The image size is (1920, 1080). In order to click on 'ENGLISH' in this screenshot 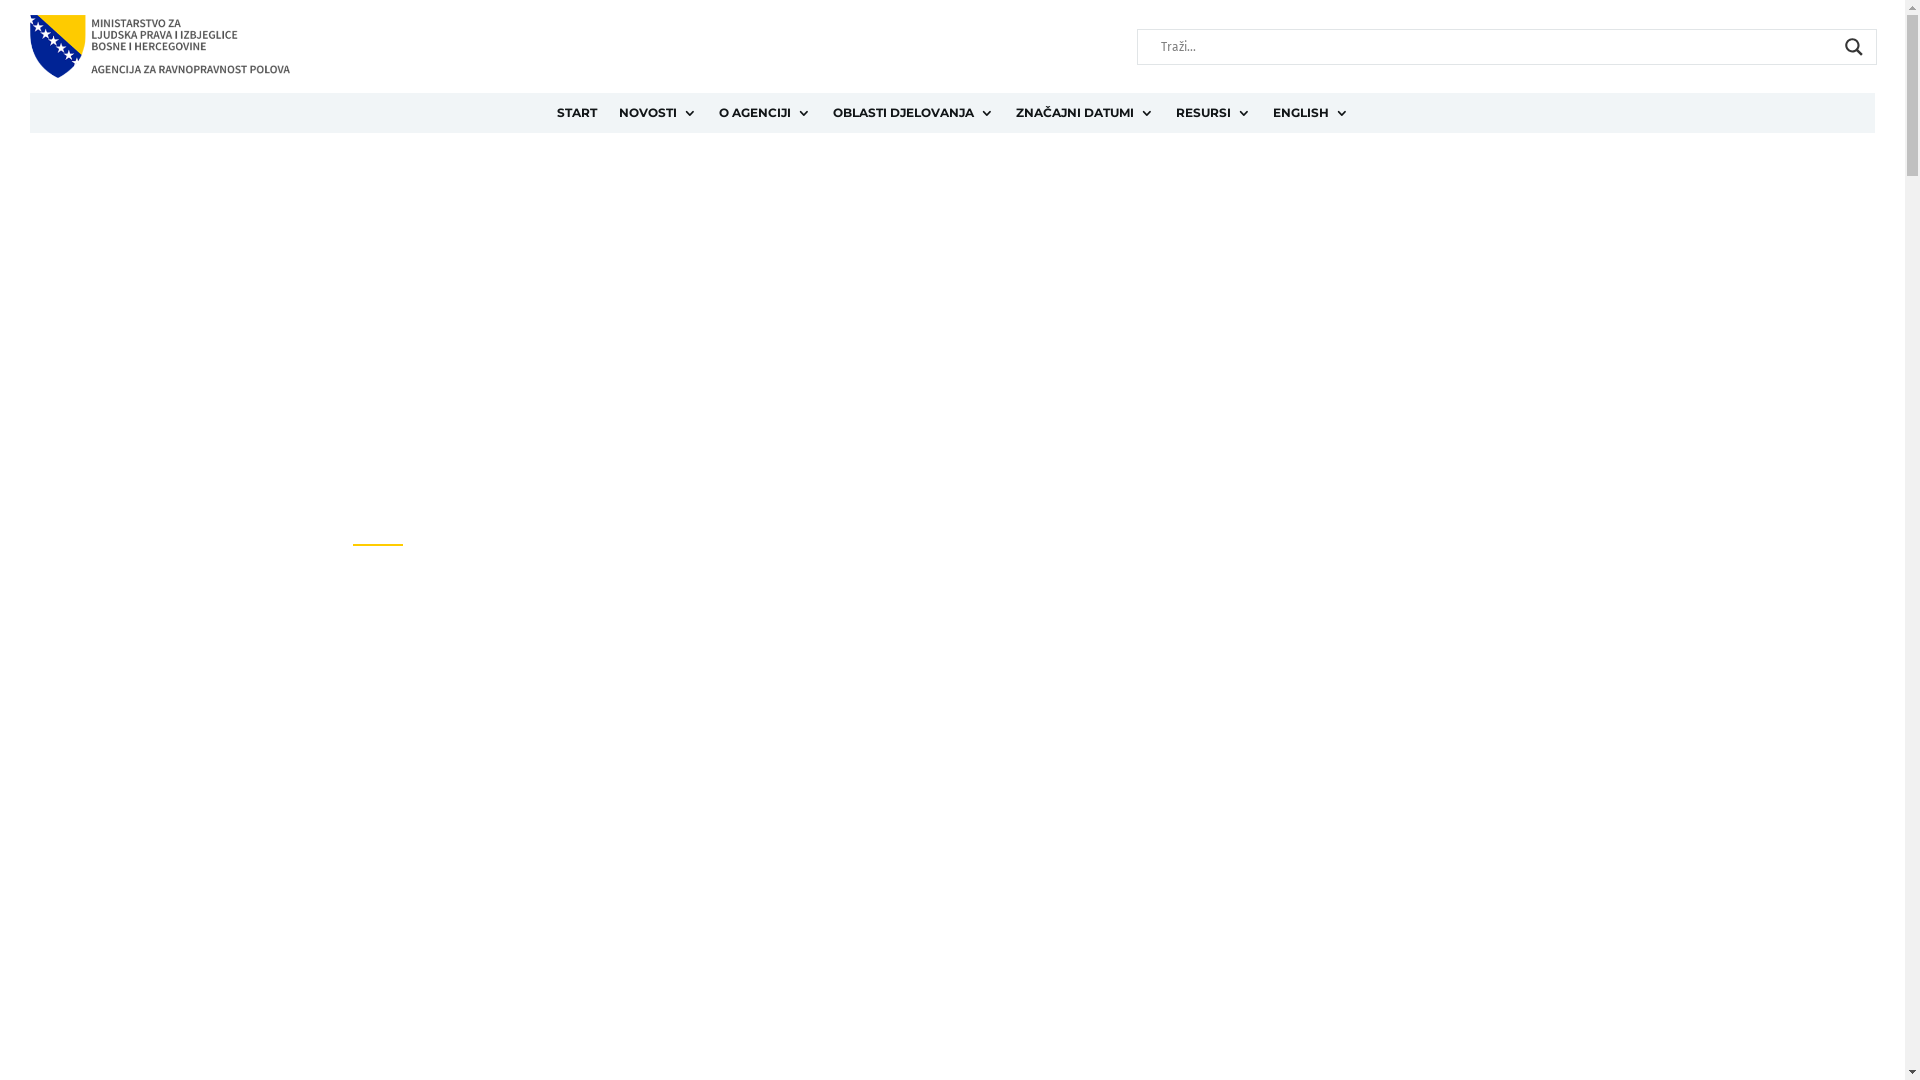, I will do `click(1310, 116)`.